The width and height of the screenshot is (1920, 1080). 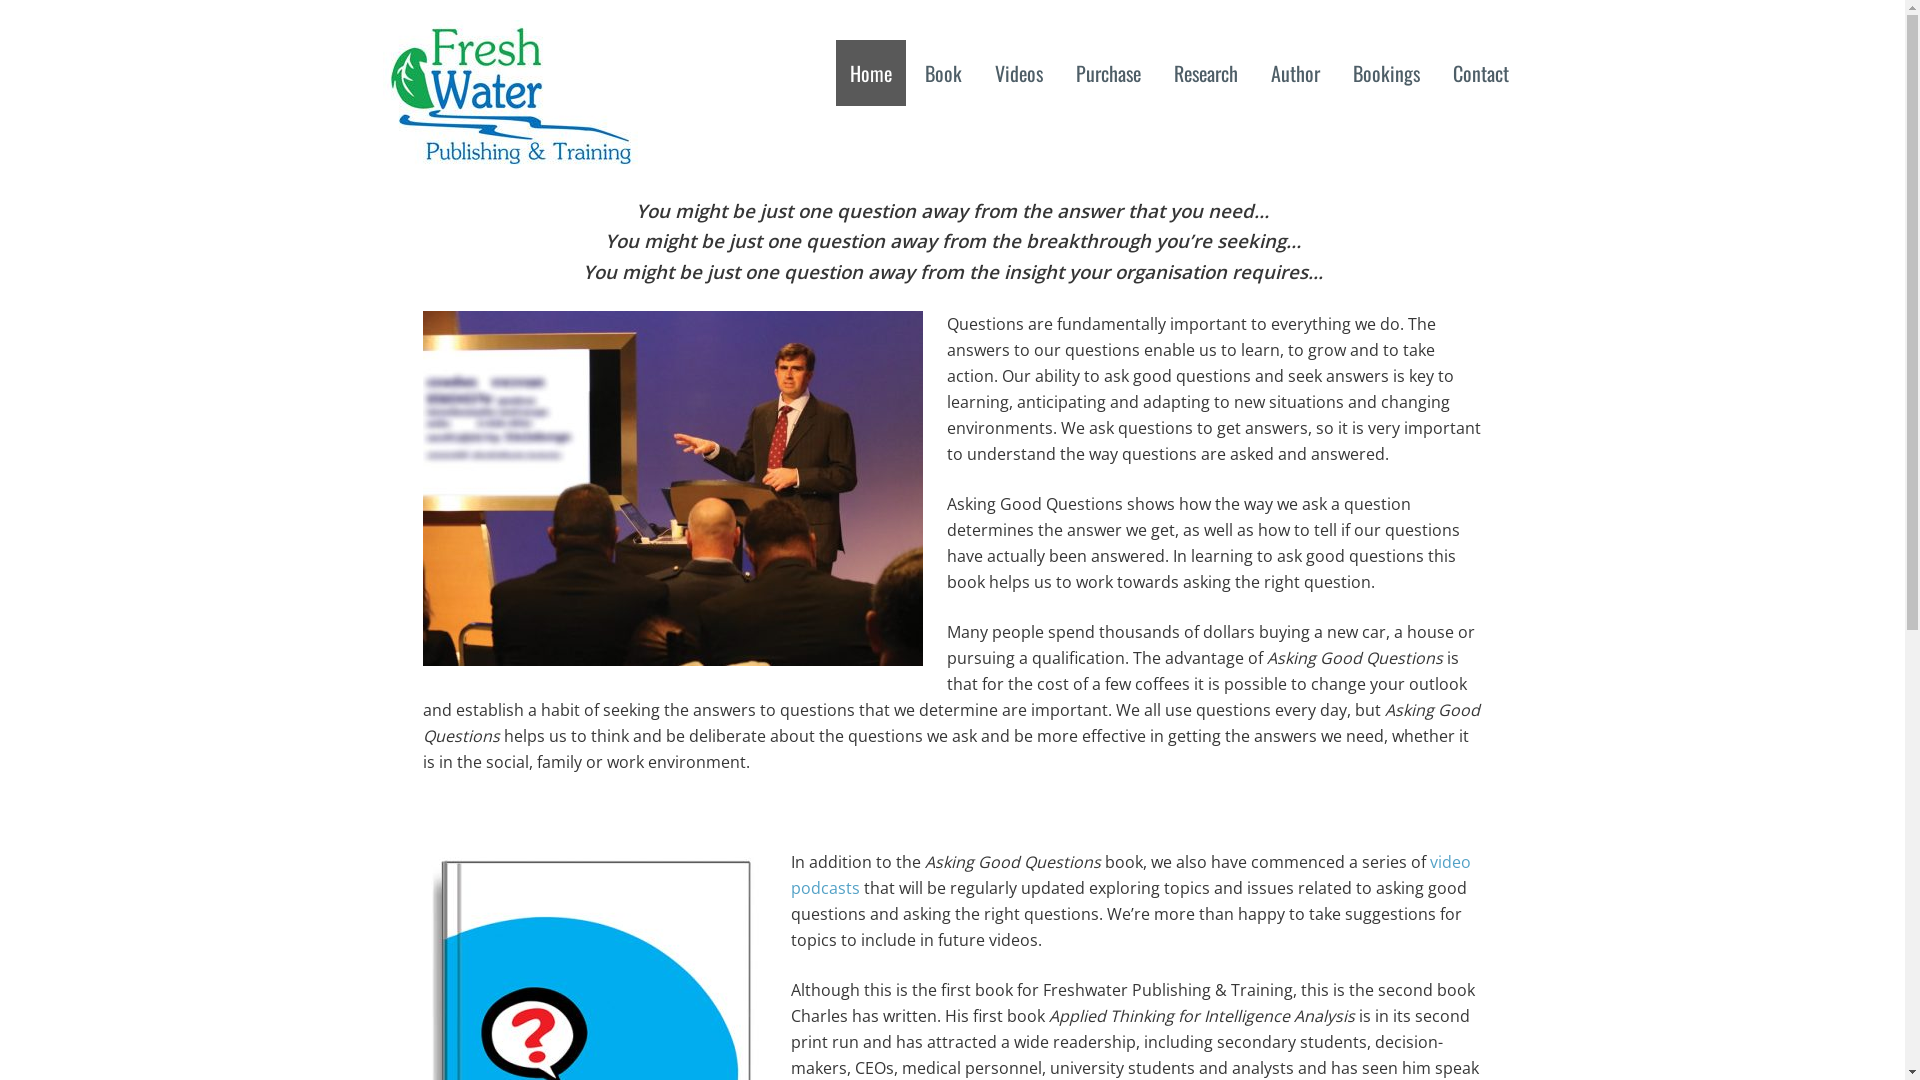 I want to click on 'Freshwater Publishing & Training', so click(x=509, y=150).